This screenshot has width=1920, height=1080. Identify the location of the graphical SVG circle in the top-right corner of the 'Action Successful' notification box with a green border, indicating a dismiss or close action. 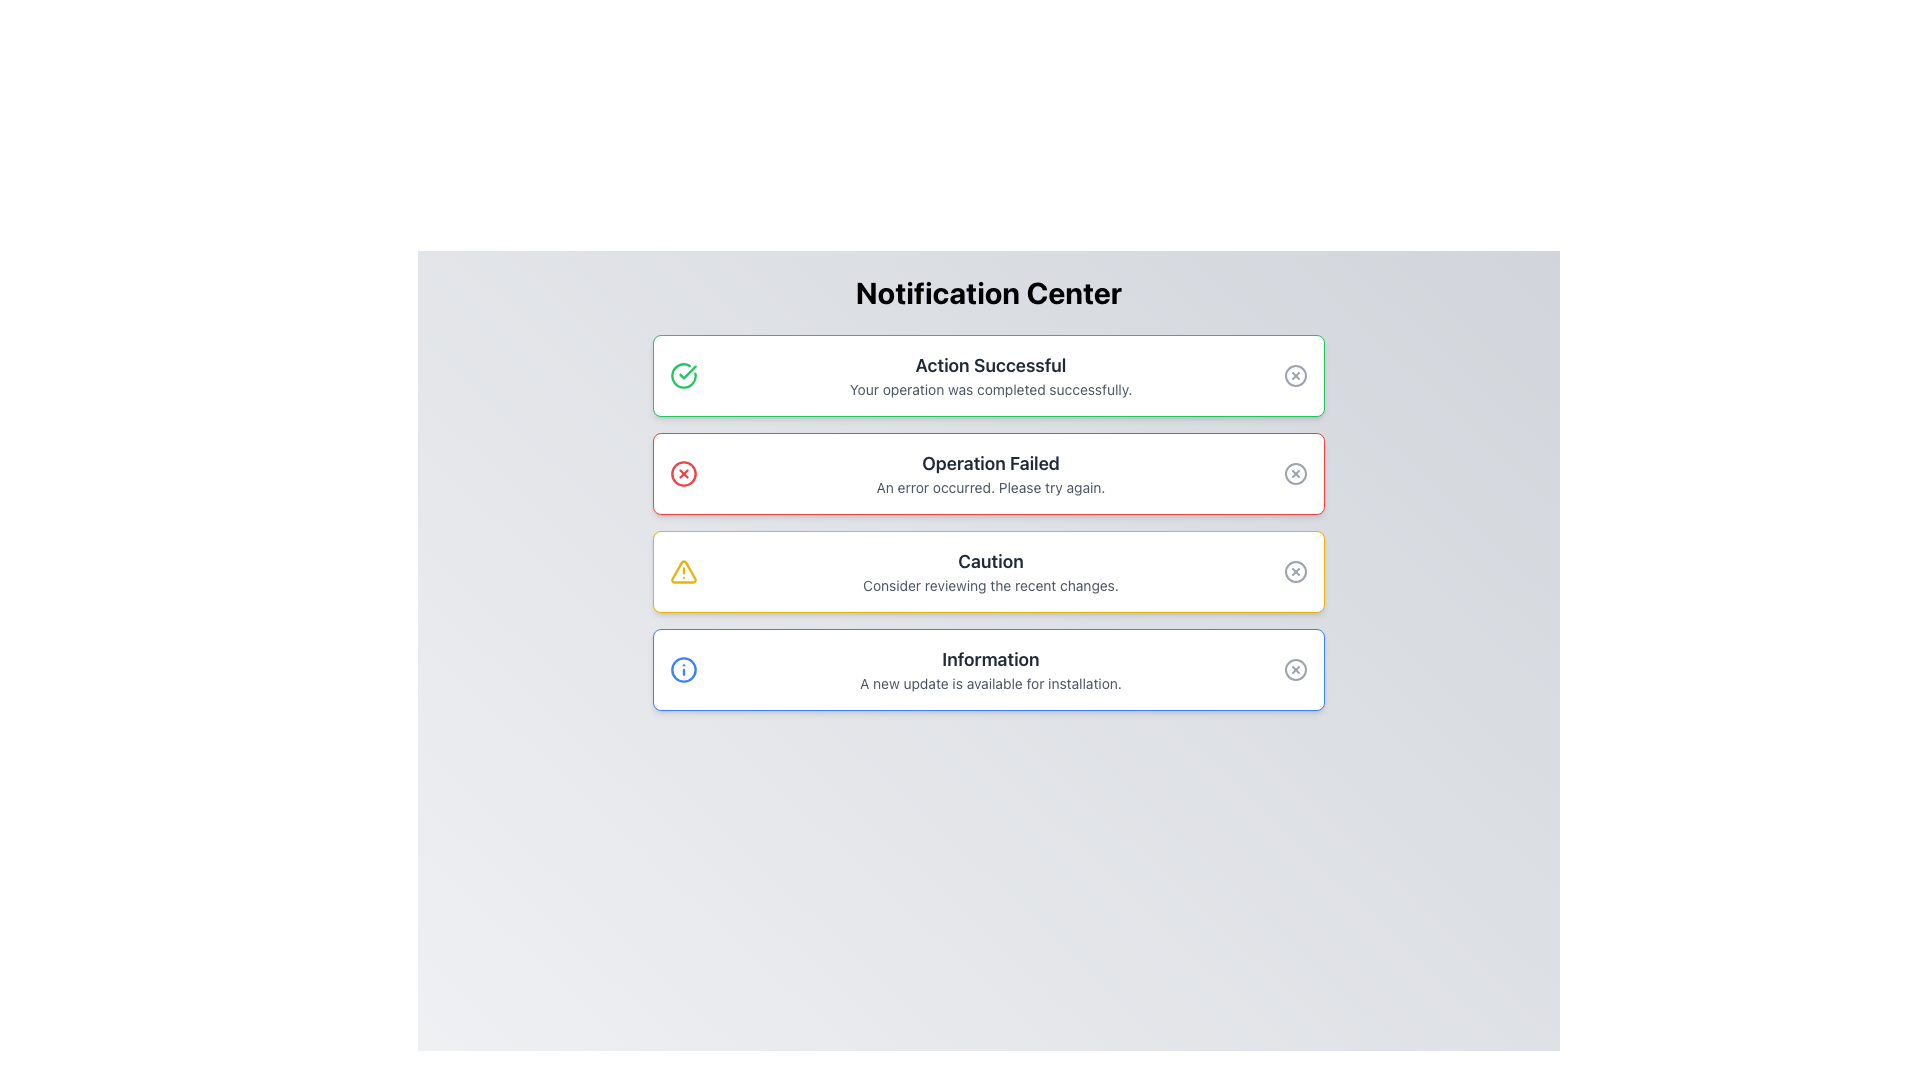
(1296, 375).